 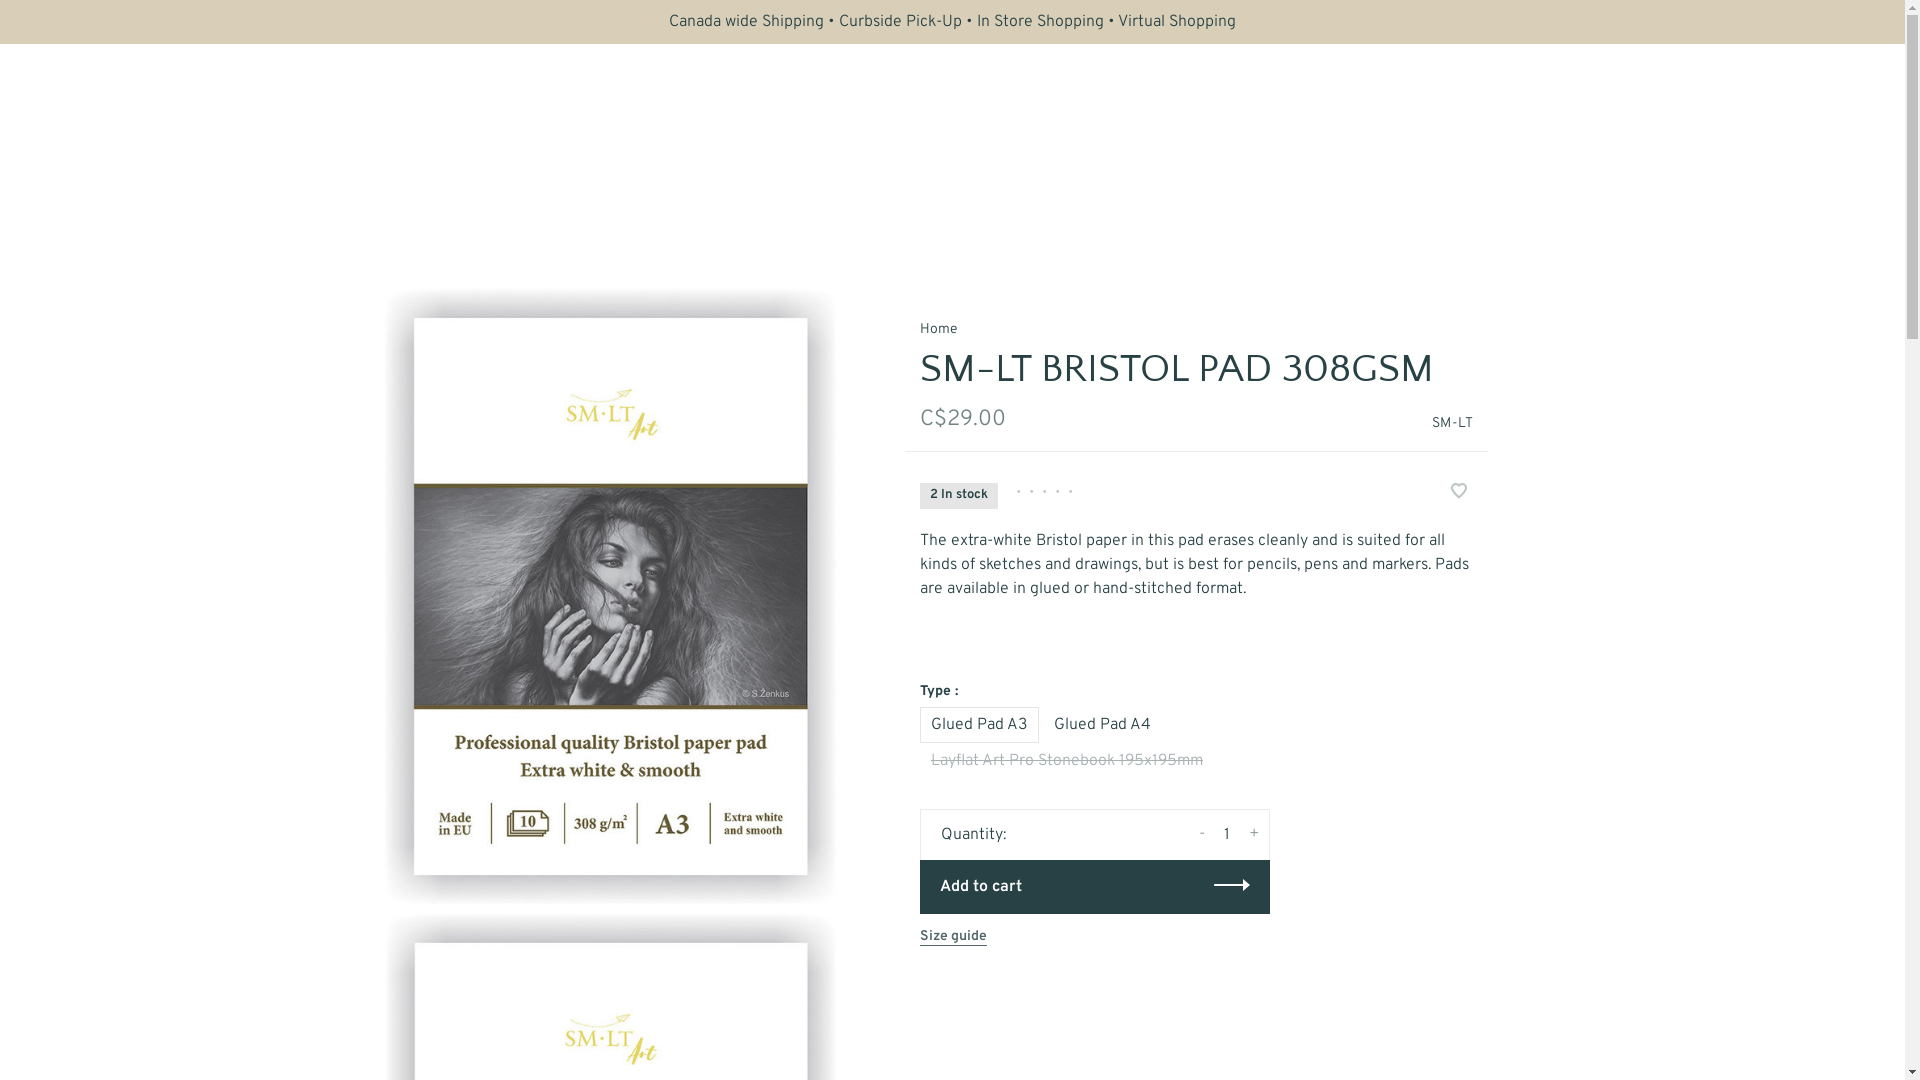 What do you see at coordinates (1093, 886) in the screenshot?
I see `'Add to cart'` at bounding box center [1093, 886].